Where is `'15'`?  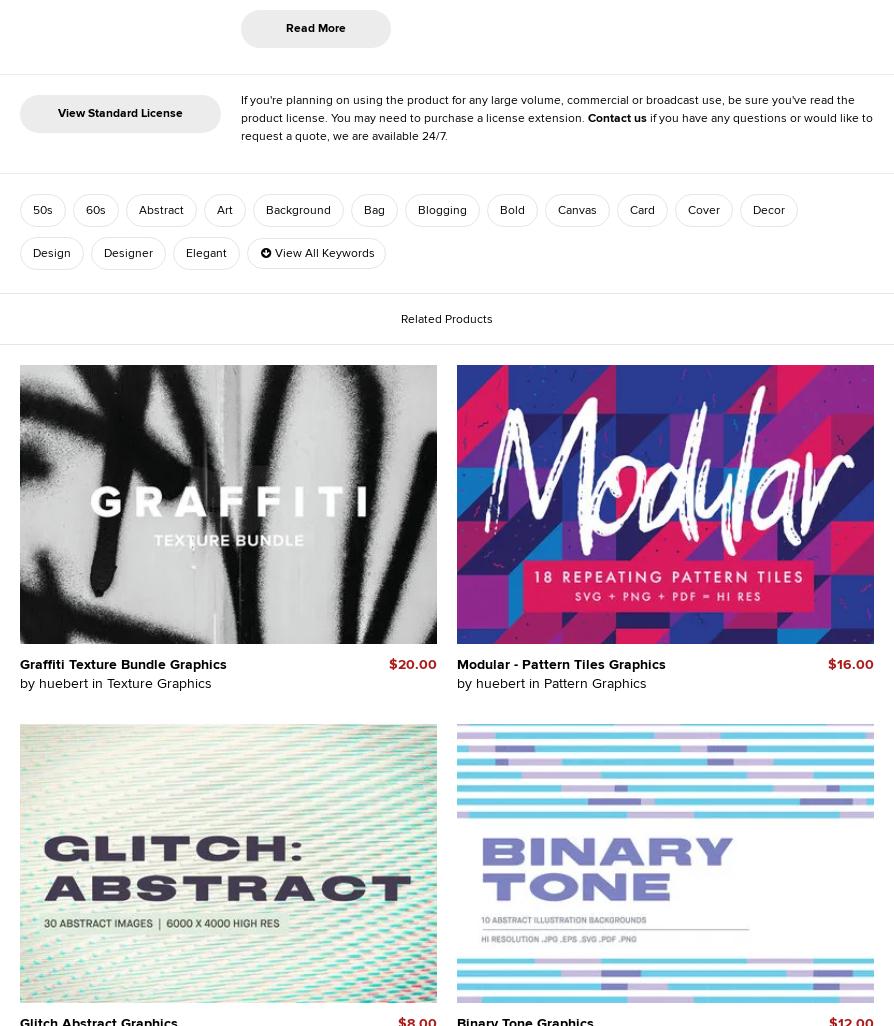 '15' is located at coordinates (327, 121).